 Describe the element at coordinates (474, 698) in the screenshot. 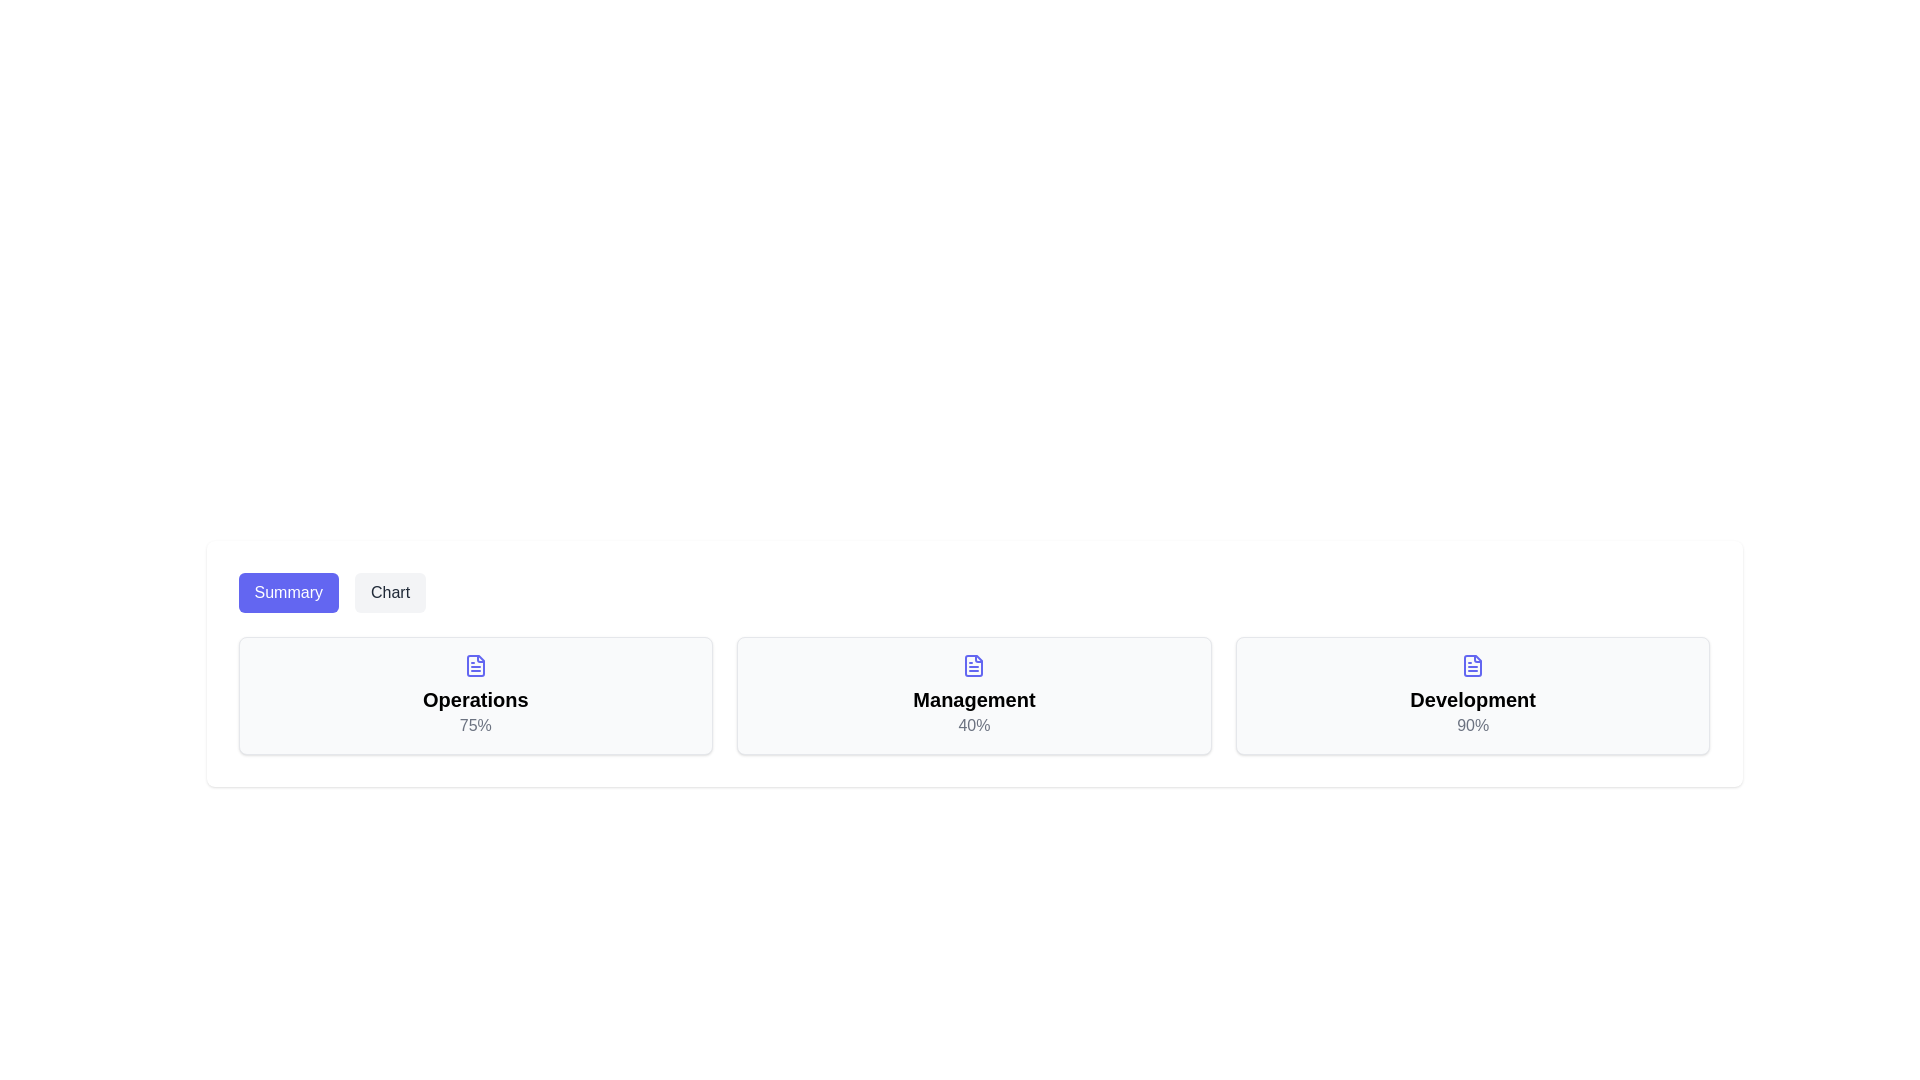

I see `the prominent label displaying 'Operations', which is part of a rectangular card in the first column of three cards` at that location.